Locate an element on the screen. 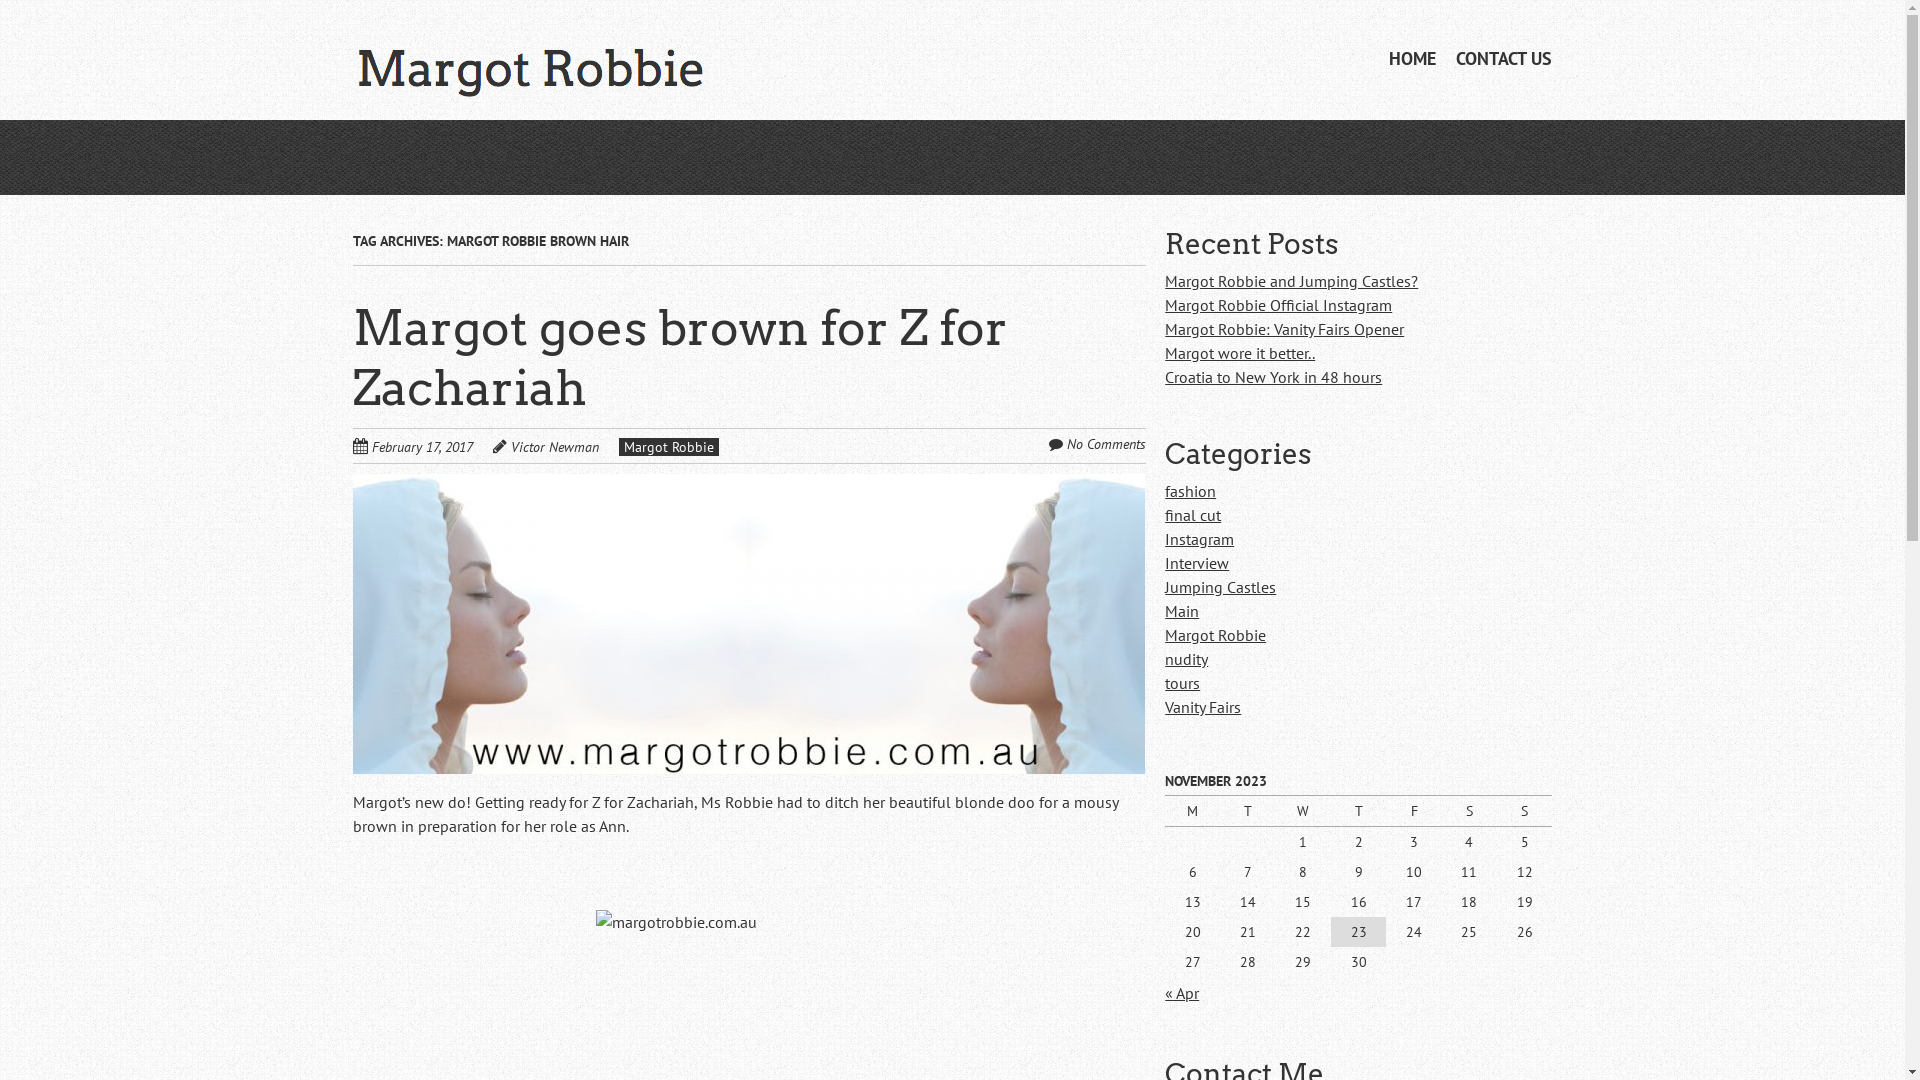 The height and width of the screenshot is (1080, 1920). 'Jumping Castles' is located at coordinates (1219, 585).